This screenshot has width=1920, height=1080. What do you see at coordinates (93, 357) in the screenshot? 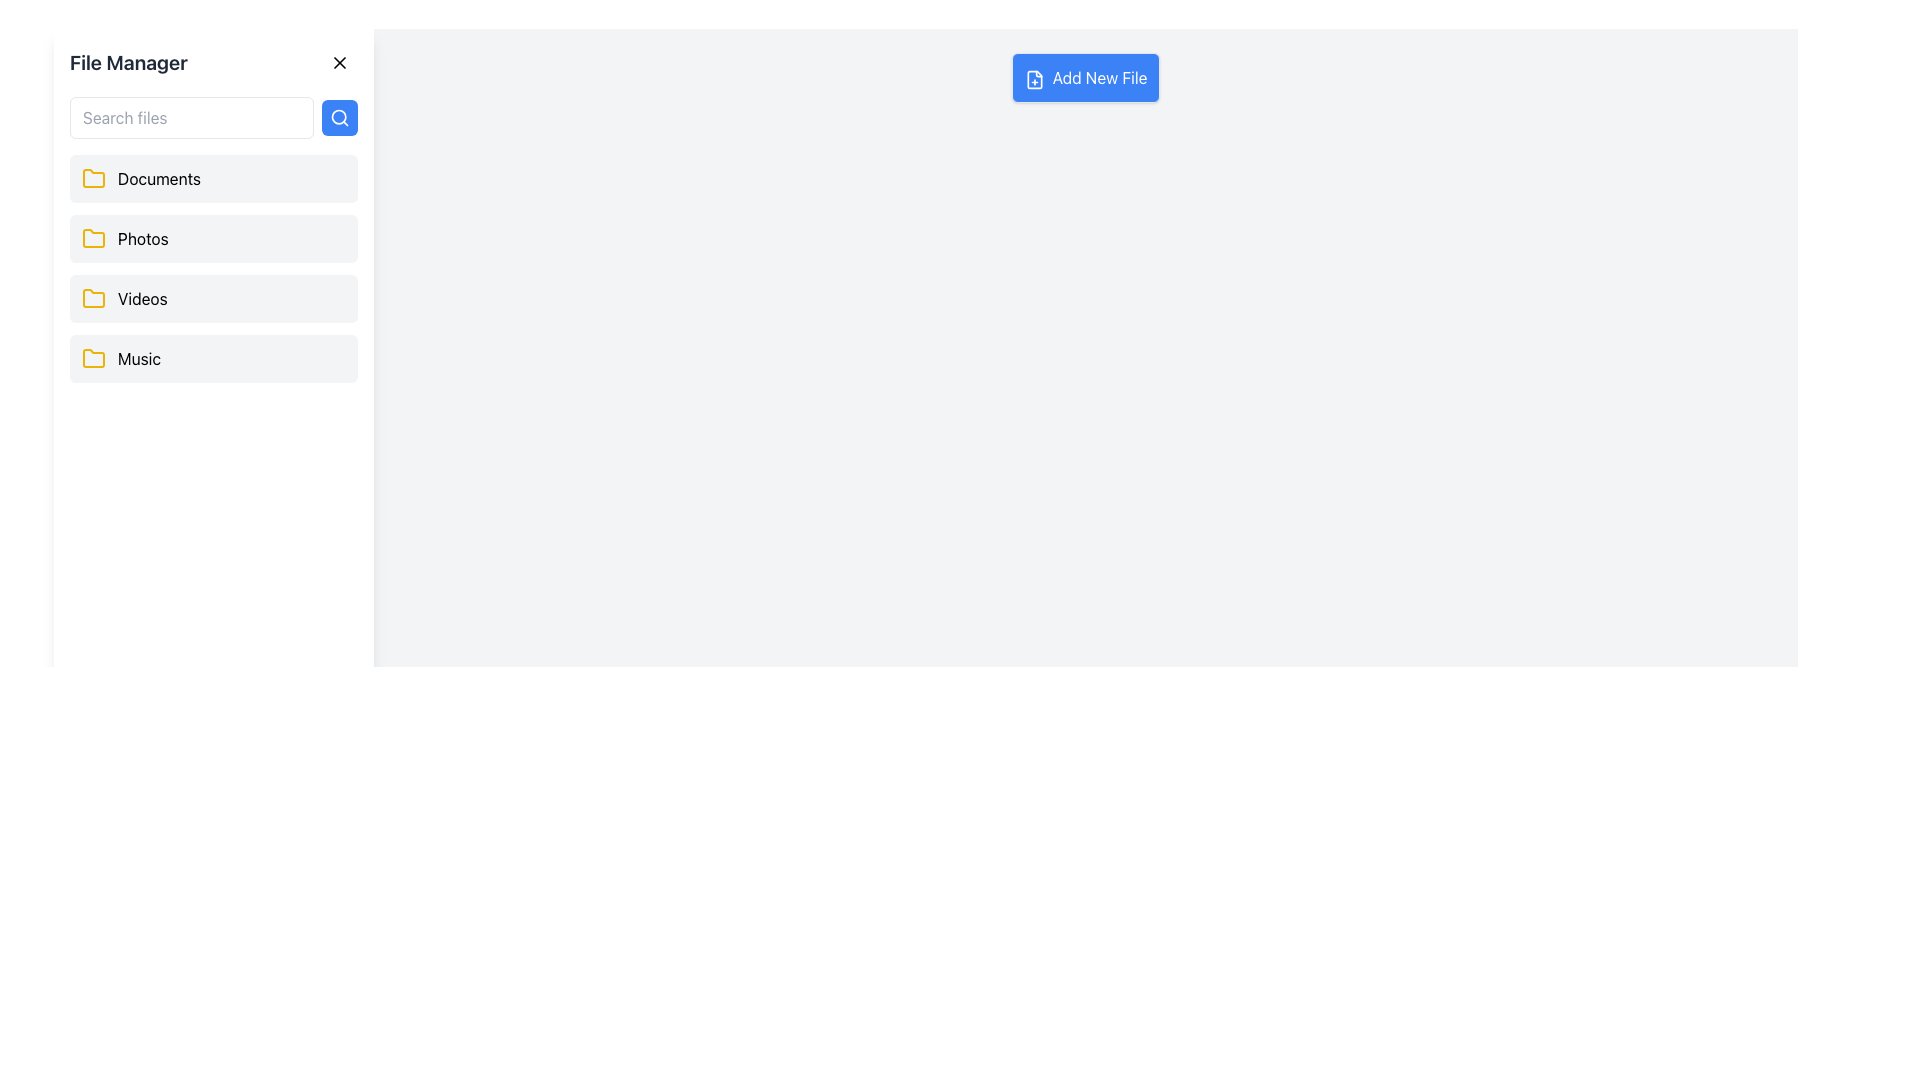
I see `the folder icon with a yellow outline located to the left of the text 'Music'` at bounding box center [93, 357].